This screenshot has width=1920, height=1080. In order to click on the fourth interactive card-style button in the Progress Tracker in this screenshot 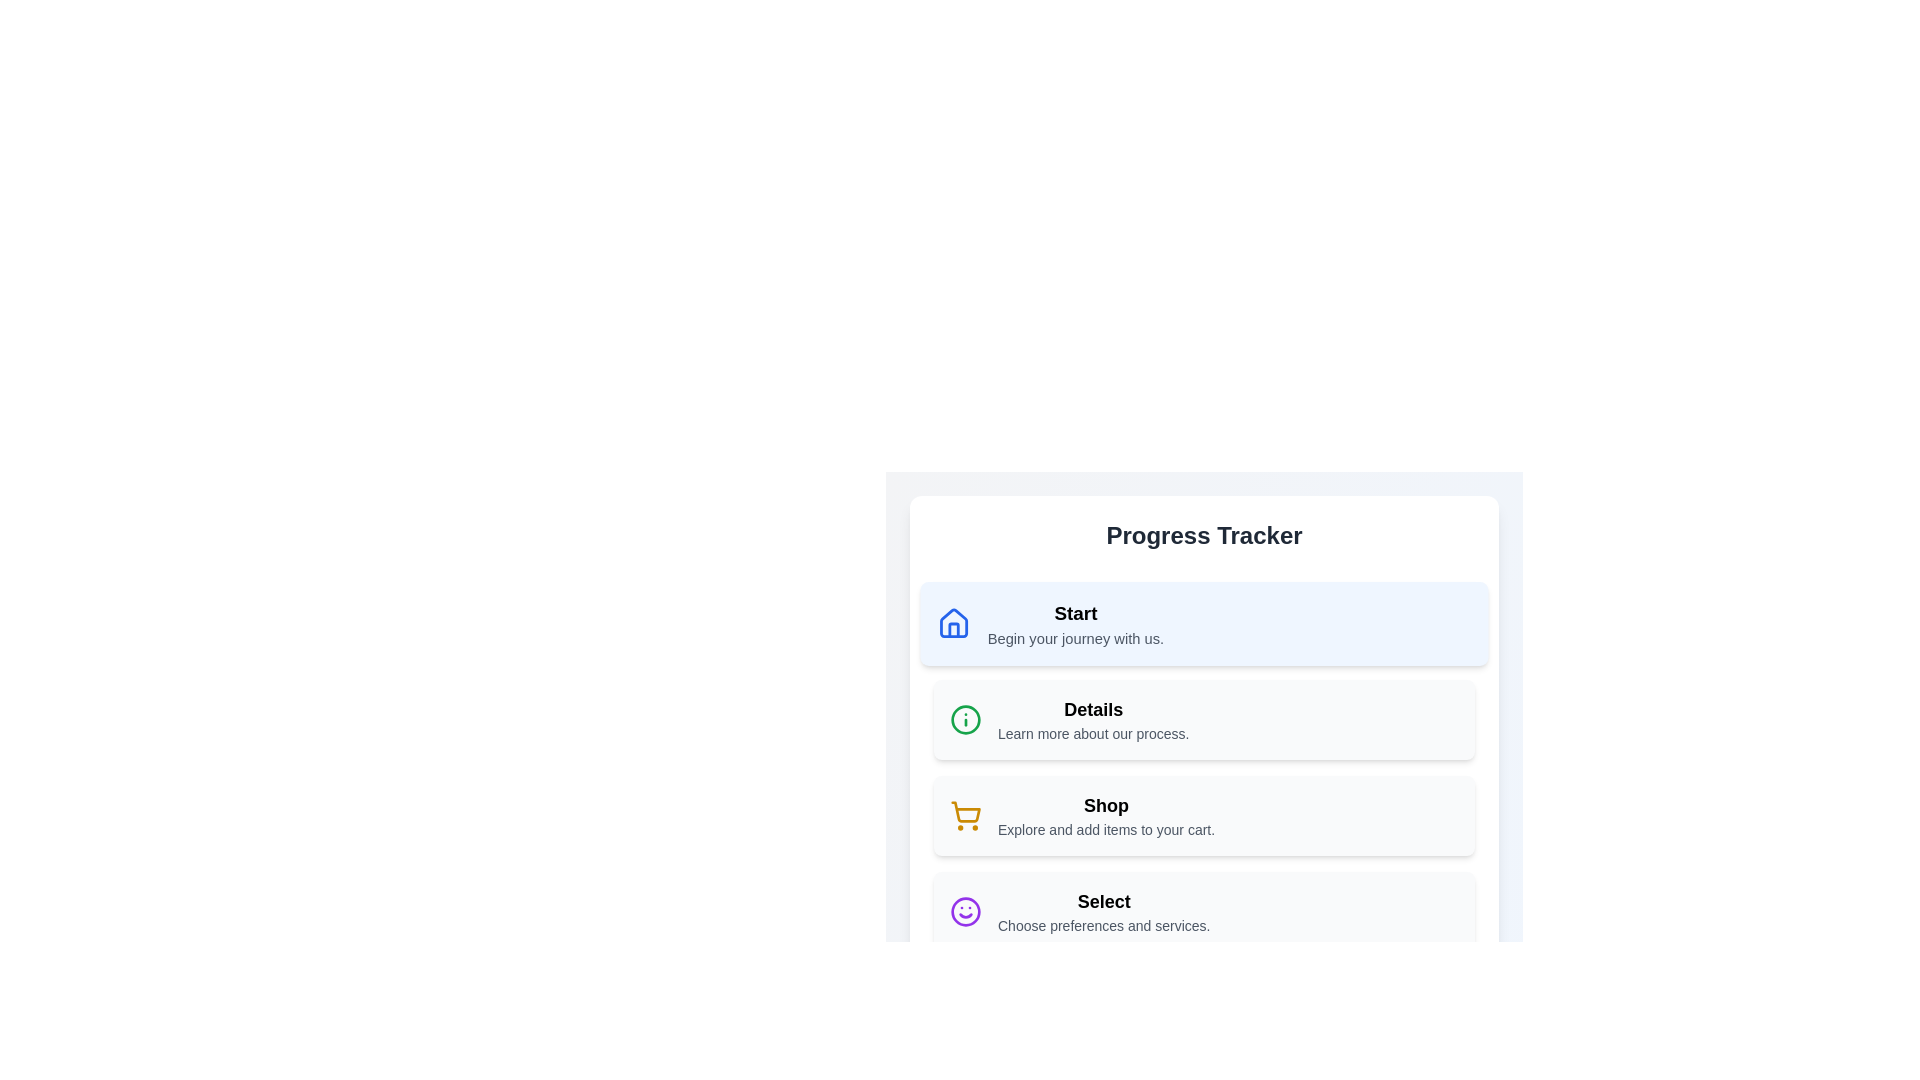, I will do `click(1203, 911)`.